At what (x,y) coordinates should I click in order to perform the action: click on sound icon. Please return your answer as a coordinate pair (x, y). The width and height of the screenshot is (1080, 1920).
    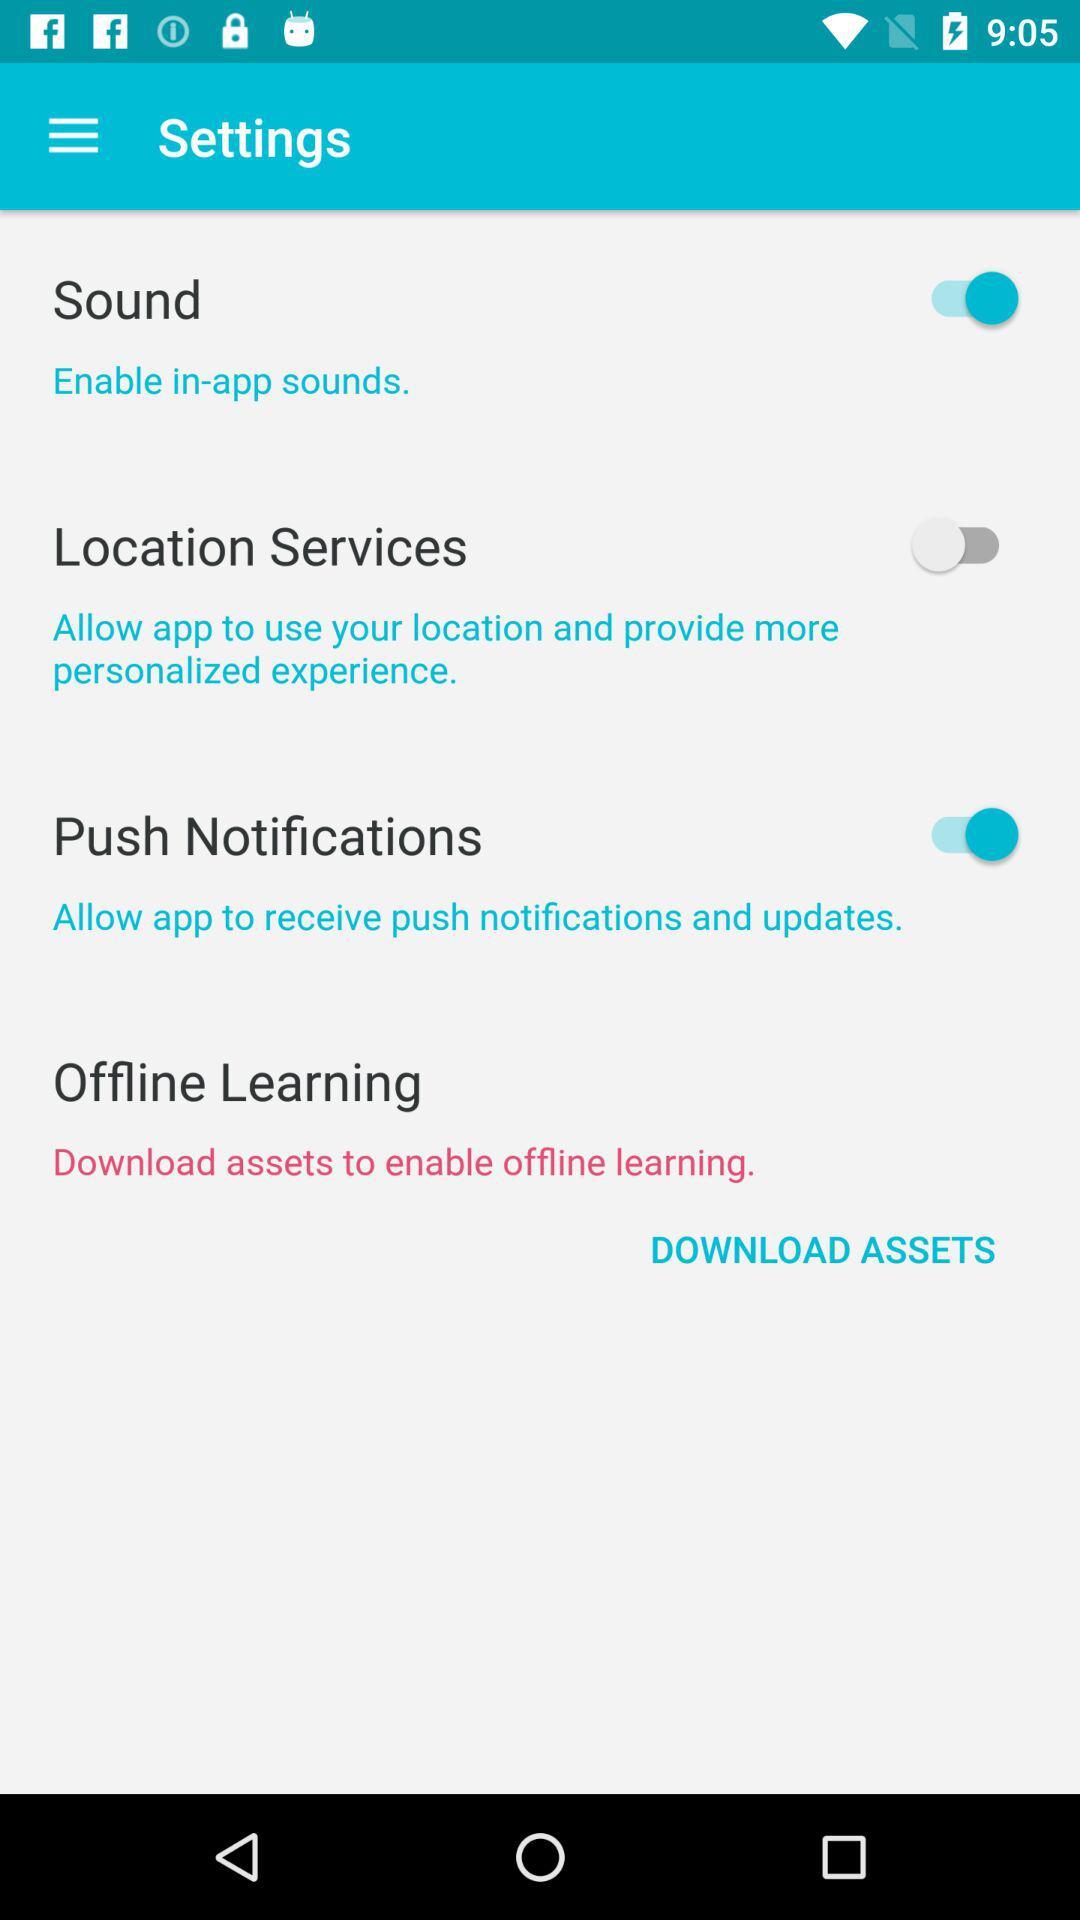
    Looking at the image, I should click on (540, 297).